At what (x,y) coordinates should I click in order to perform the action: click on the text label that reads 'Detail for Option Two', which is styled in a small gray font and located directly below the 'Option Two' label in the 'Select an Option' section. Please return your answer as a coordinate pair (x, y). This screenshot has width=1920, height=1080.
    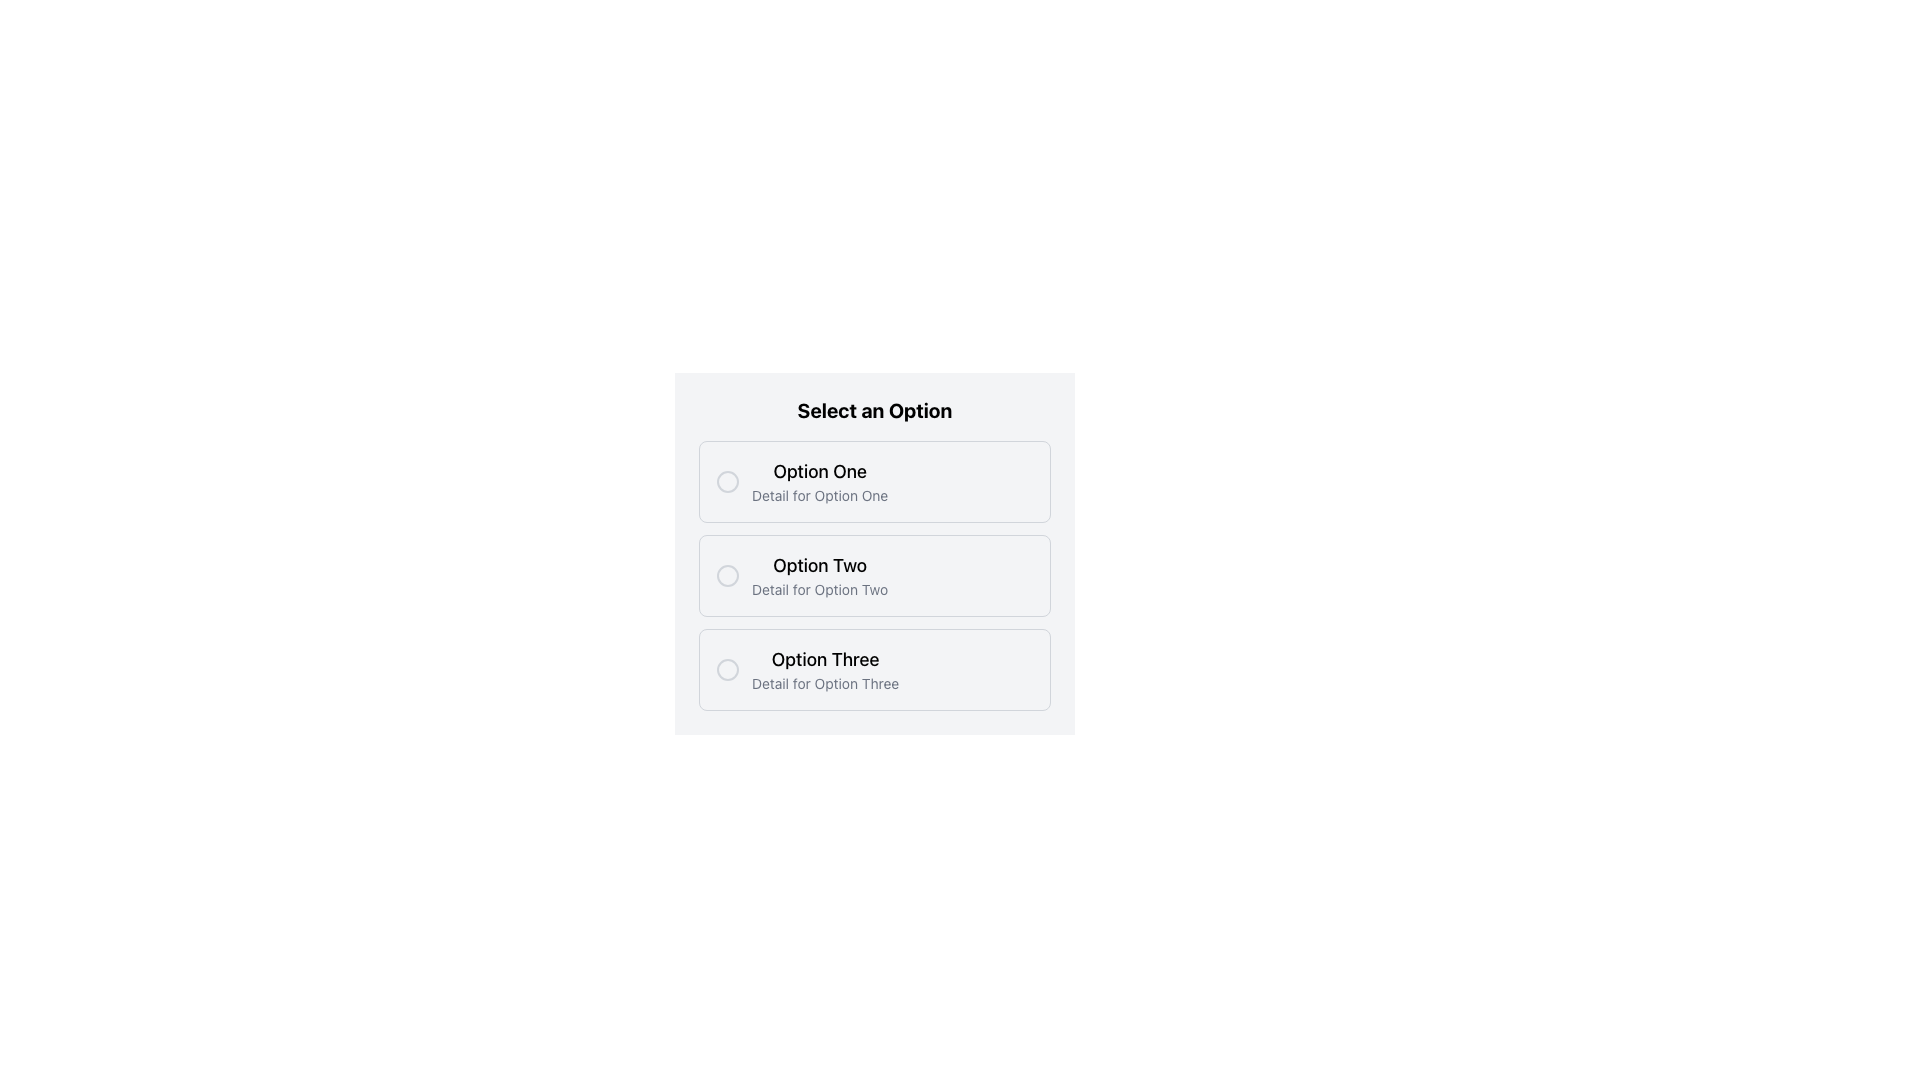
    Looking at the image, I should click on (820, 589).